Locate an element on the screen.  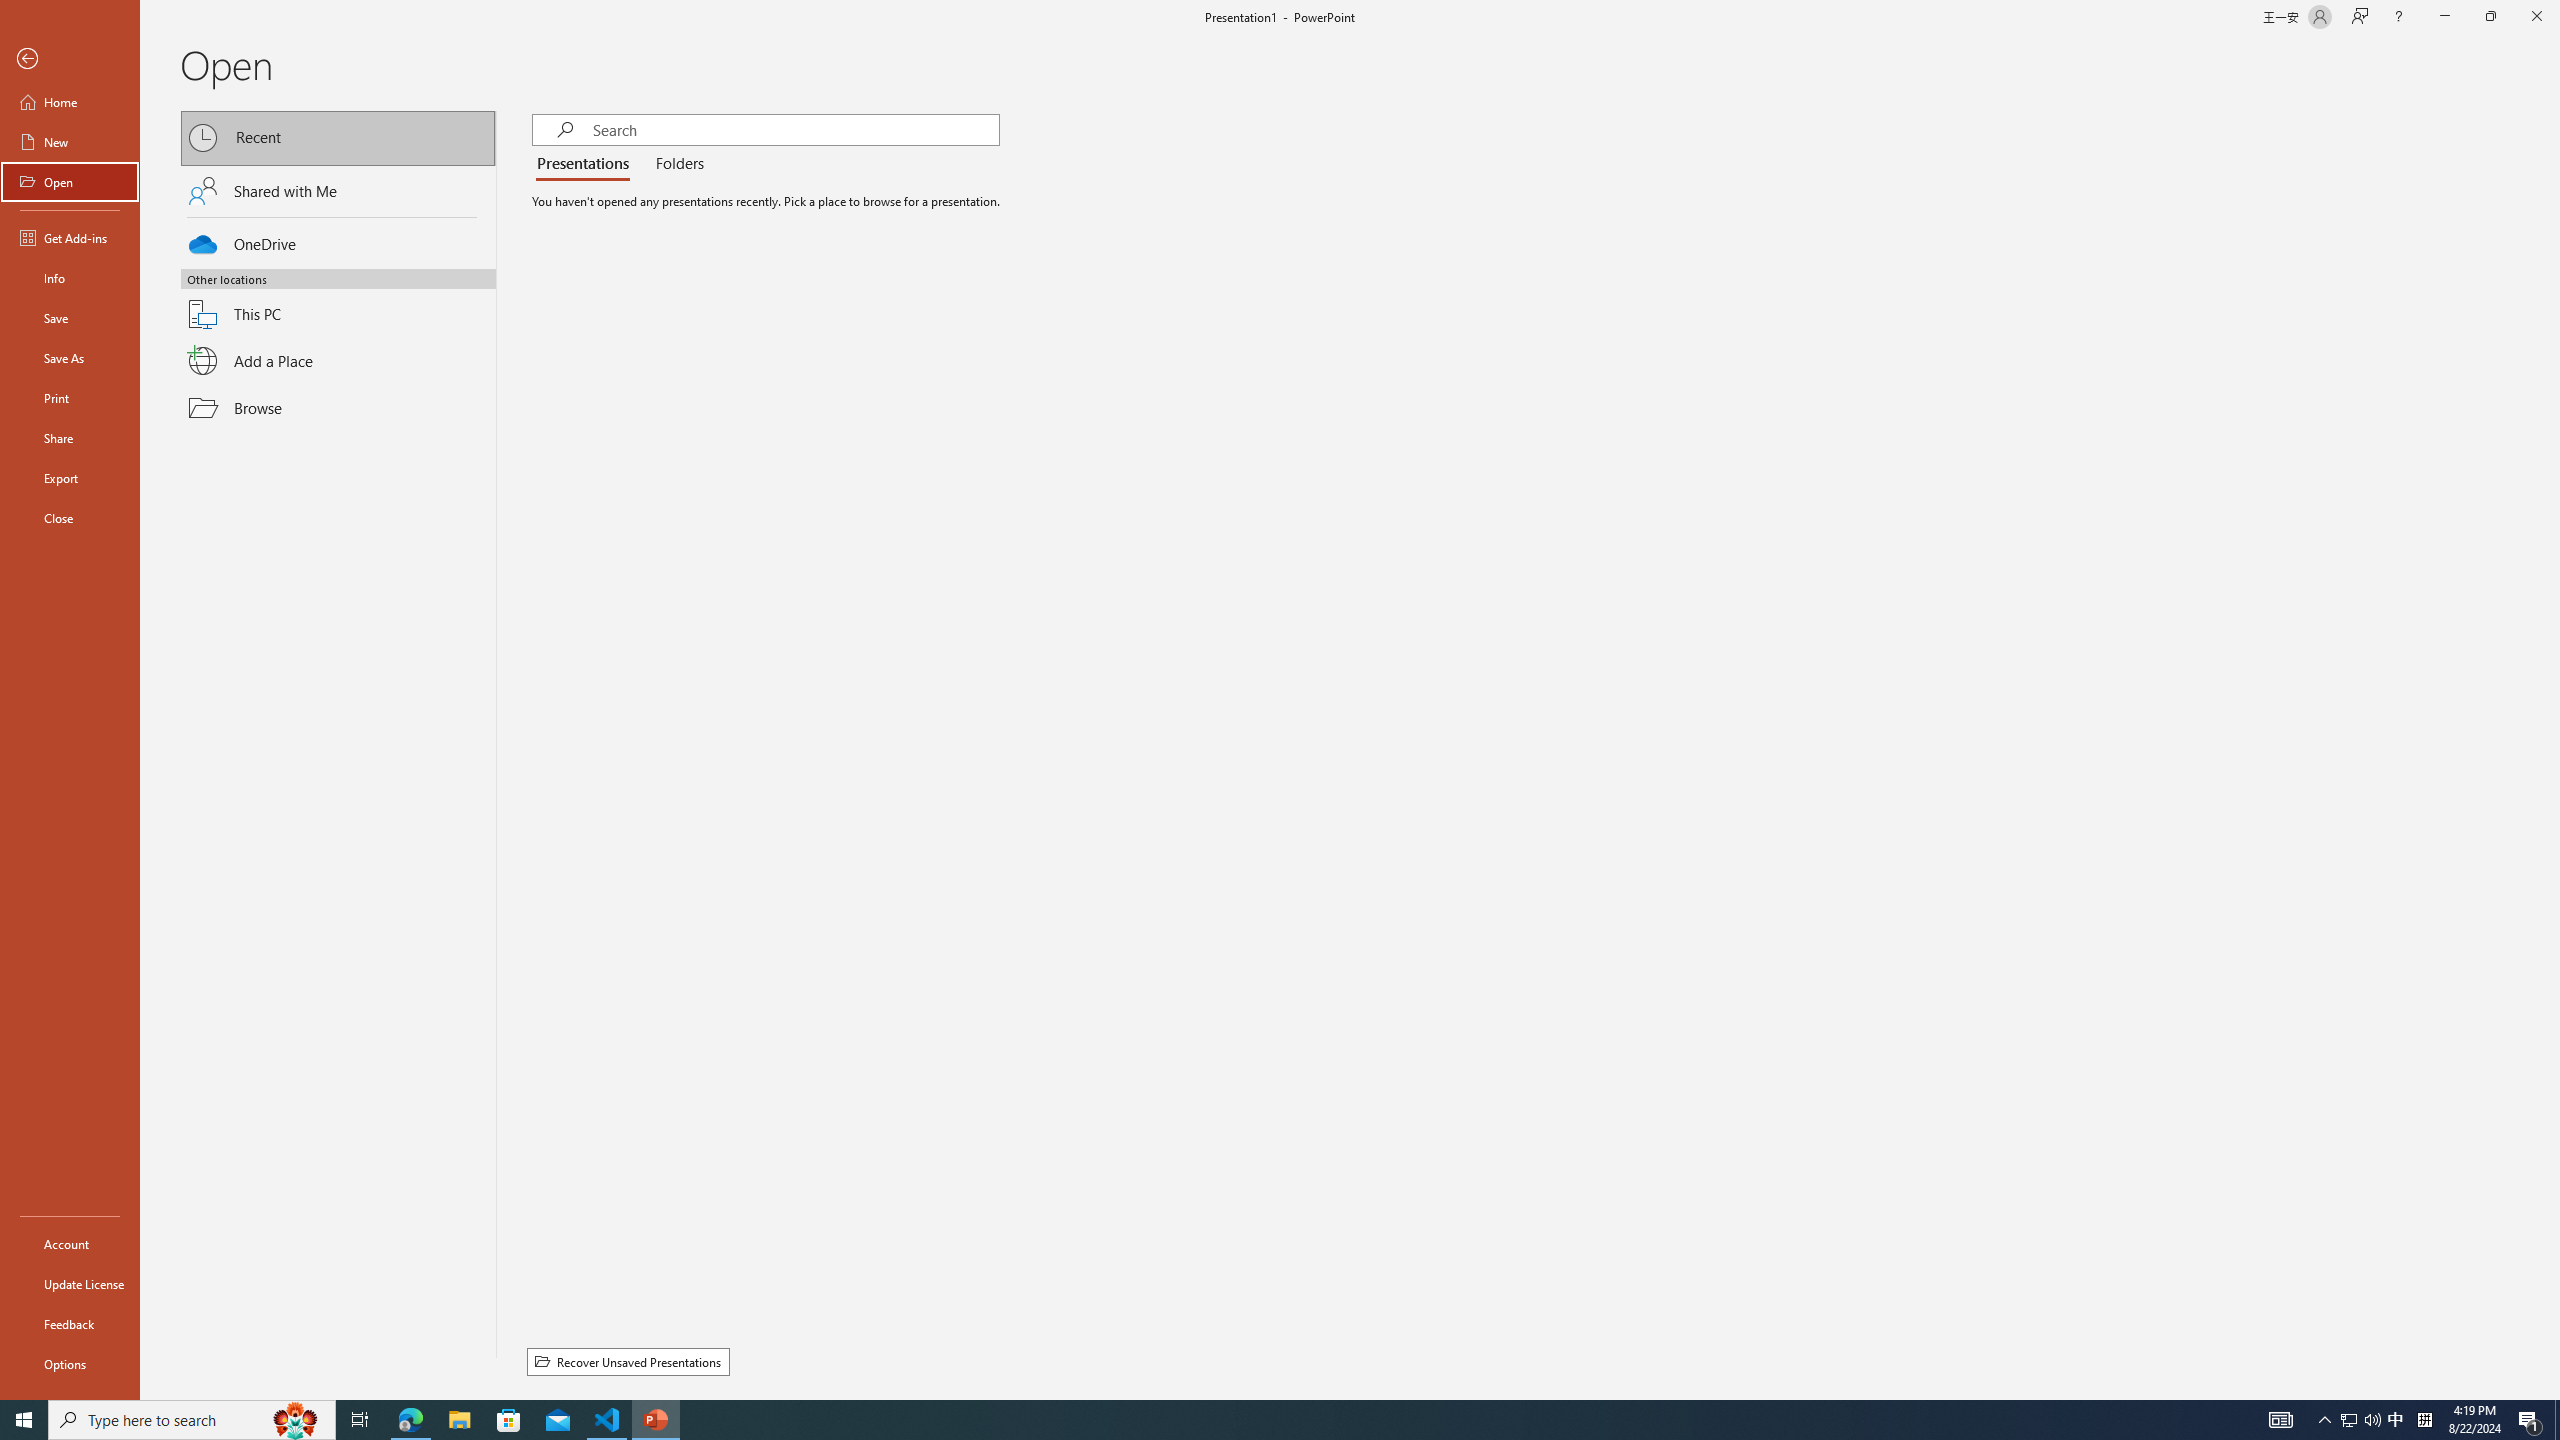
'New' is located at coordinates (69, 141).